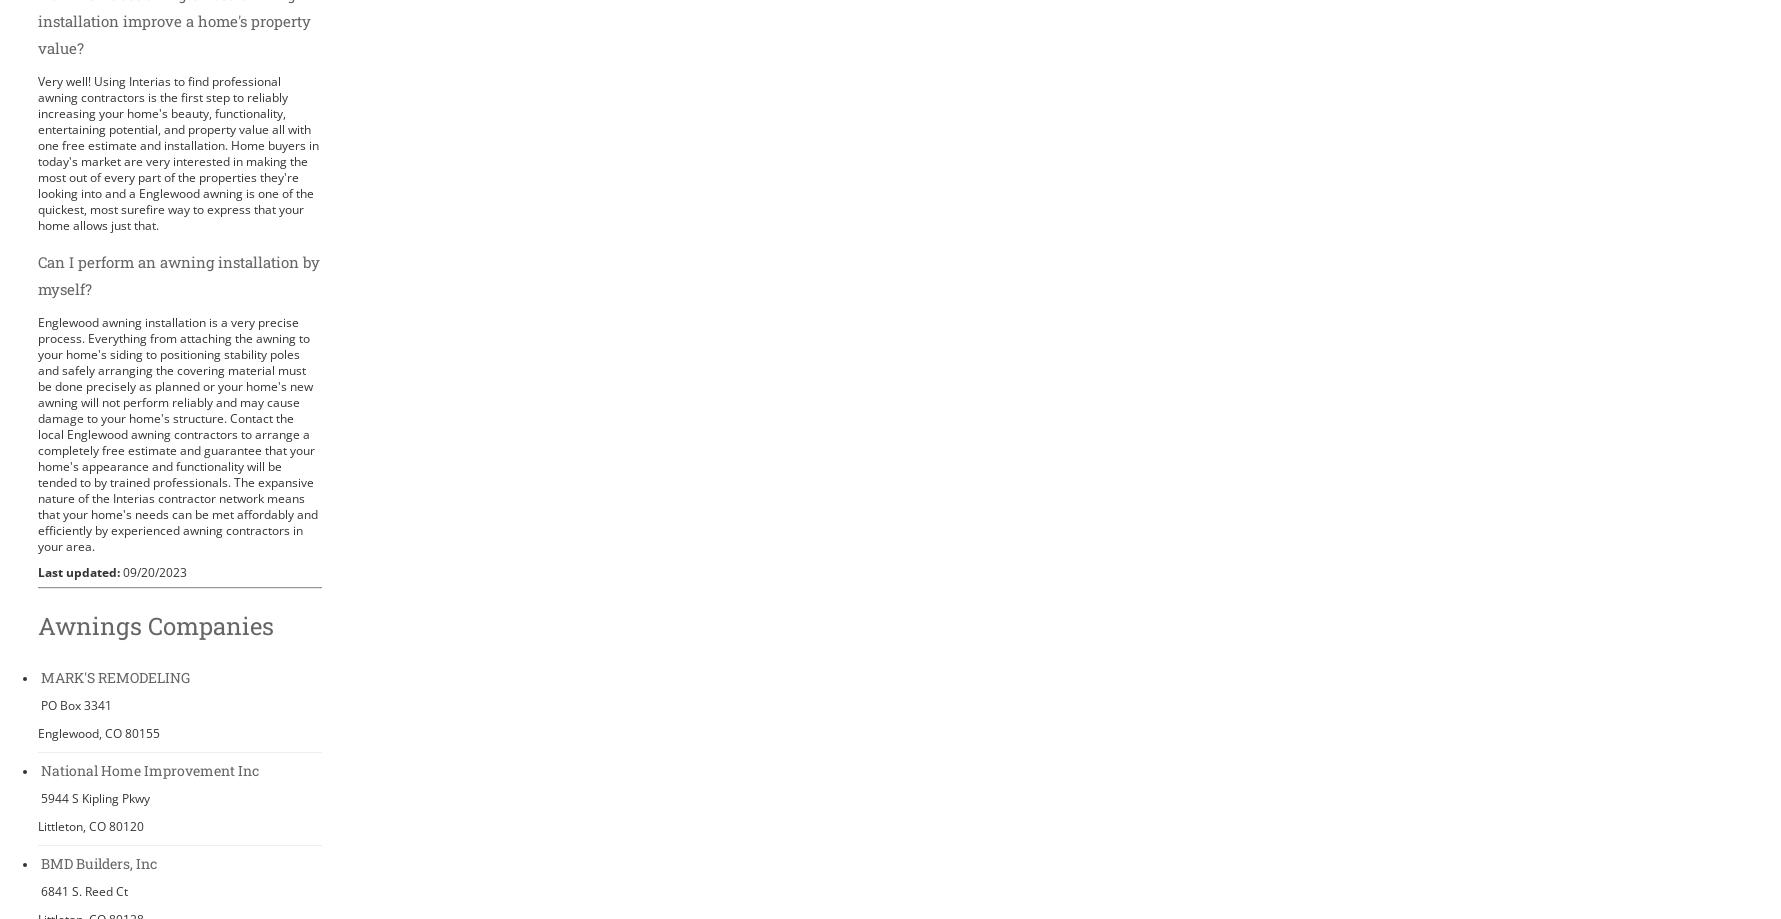 Image resolution: width=1781 pixels, height=919 pixels. I want to click on 'BMD Builders, Inc', so click(98, 861).